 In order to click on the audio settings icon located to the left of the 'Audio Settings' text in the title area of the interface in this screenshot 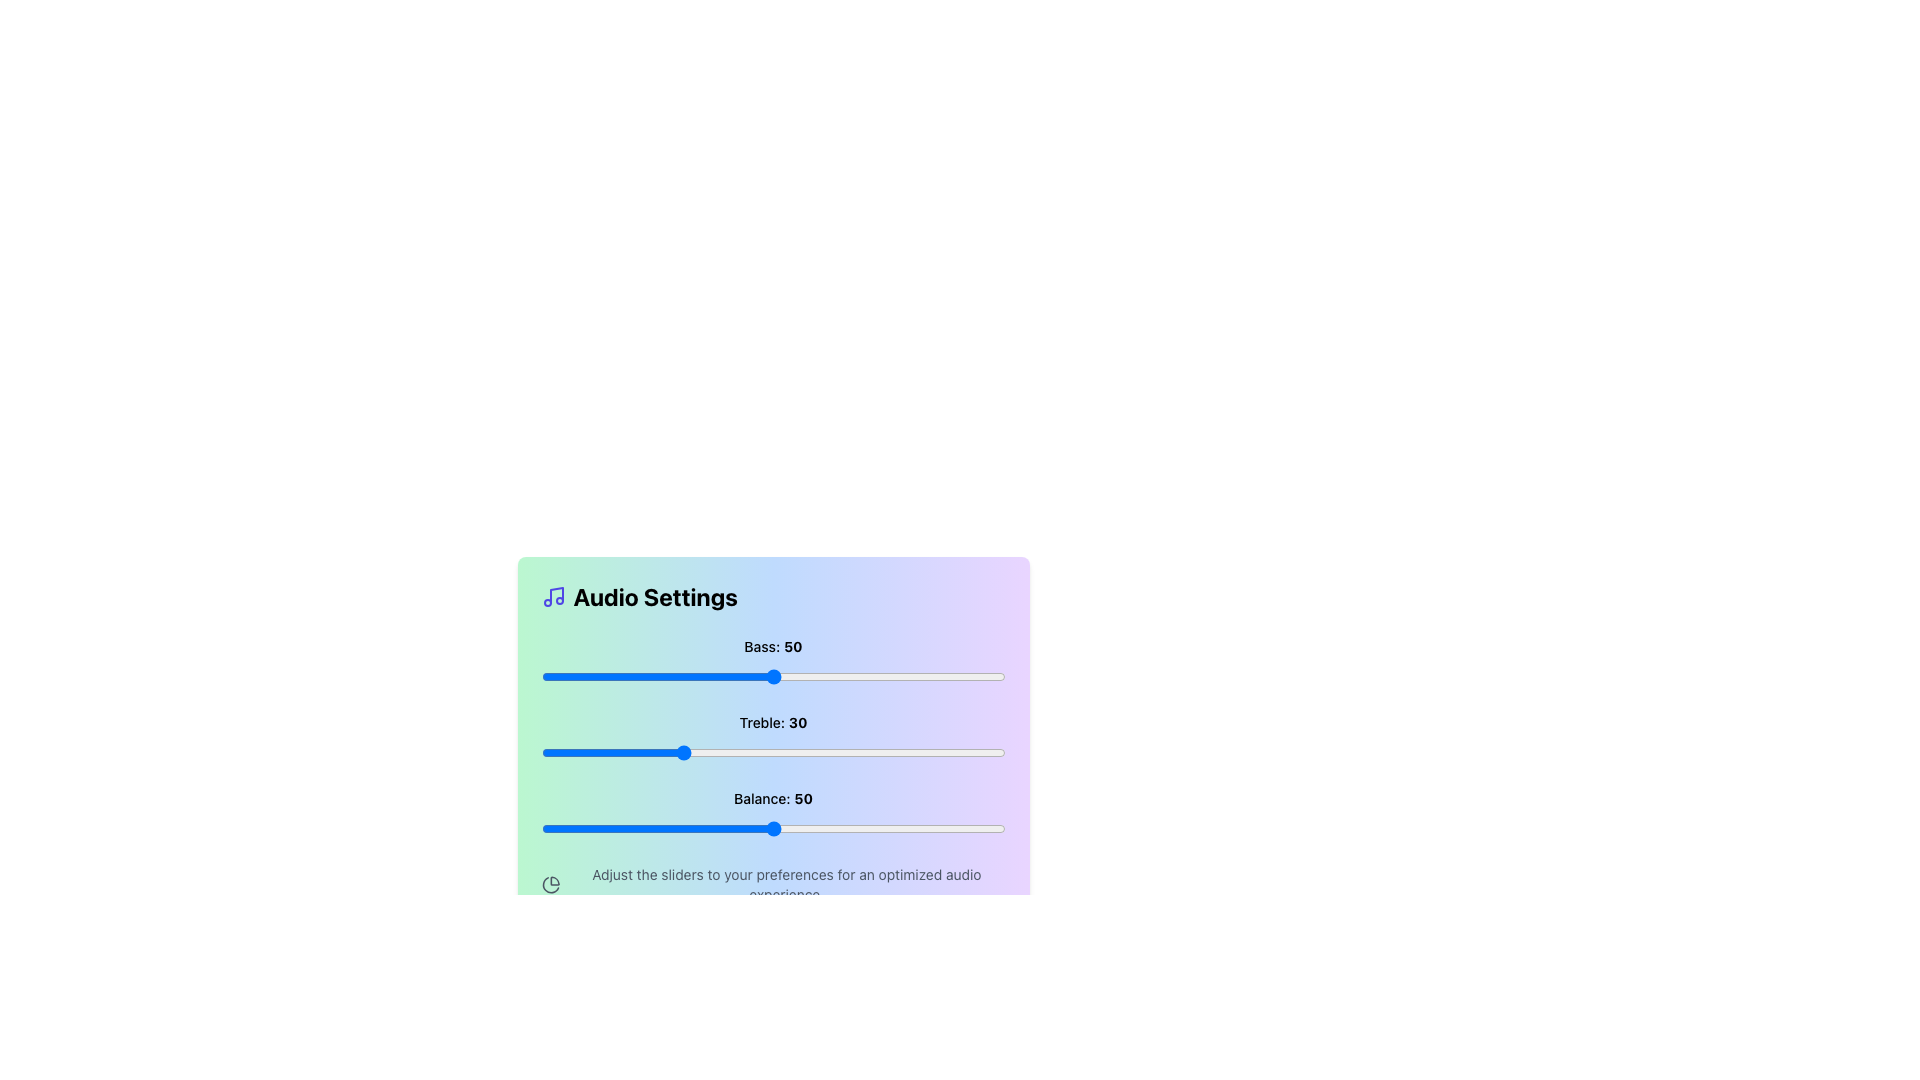, I will do `click(553, 596)`.